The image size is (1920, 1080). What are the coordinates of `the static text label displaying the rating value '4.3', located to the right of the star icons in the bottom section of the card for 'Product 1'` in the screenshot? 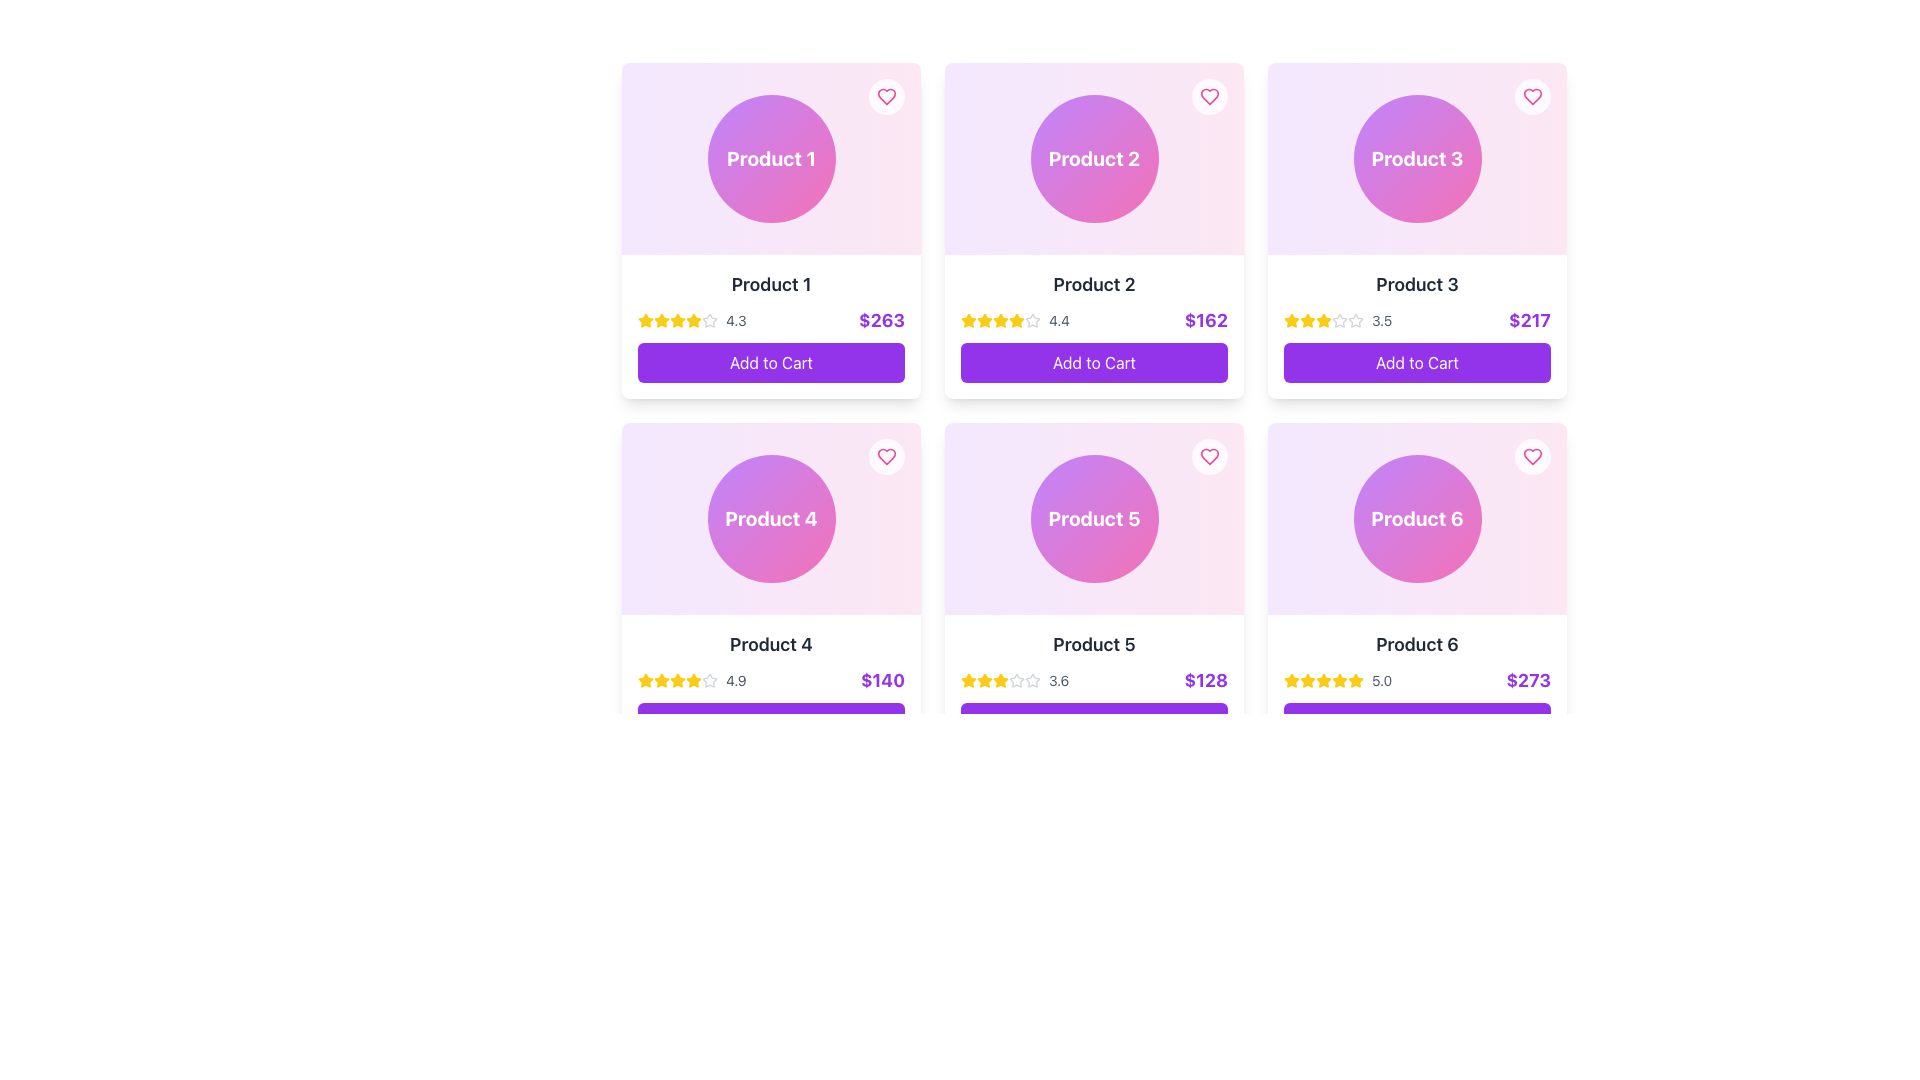 It's located at (735, 319).